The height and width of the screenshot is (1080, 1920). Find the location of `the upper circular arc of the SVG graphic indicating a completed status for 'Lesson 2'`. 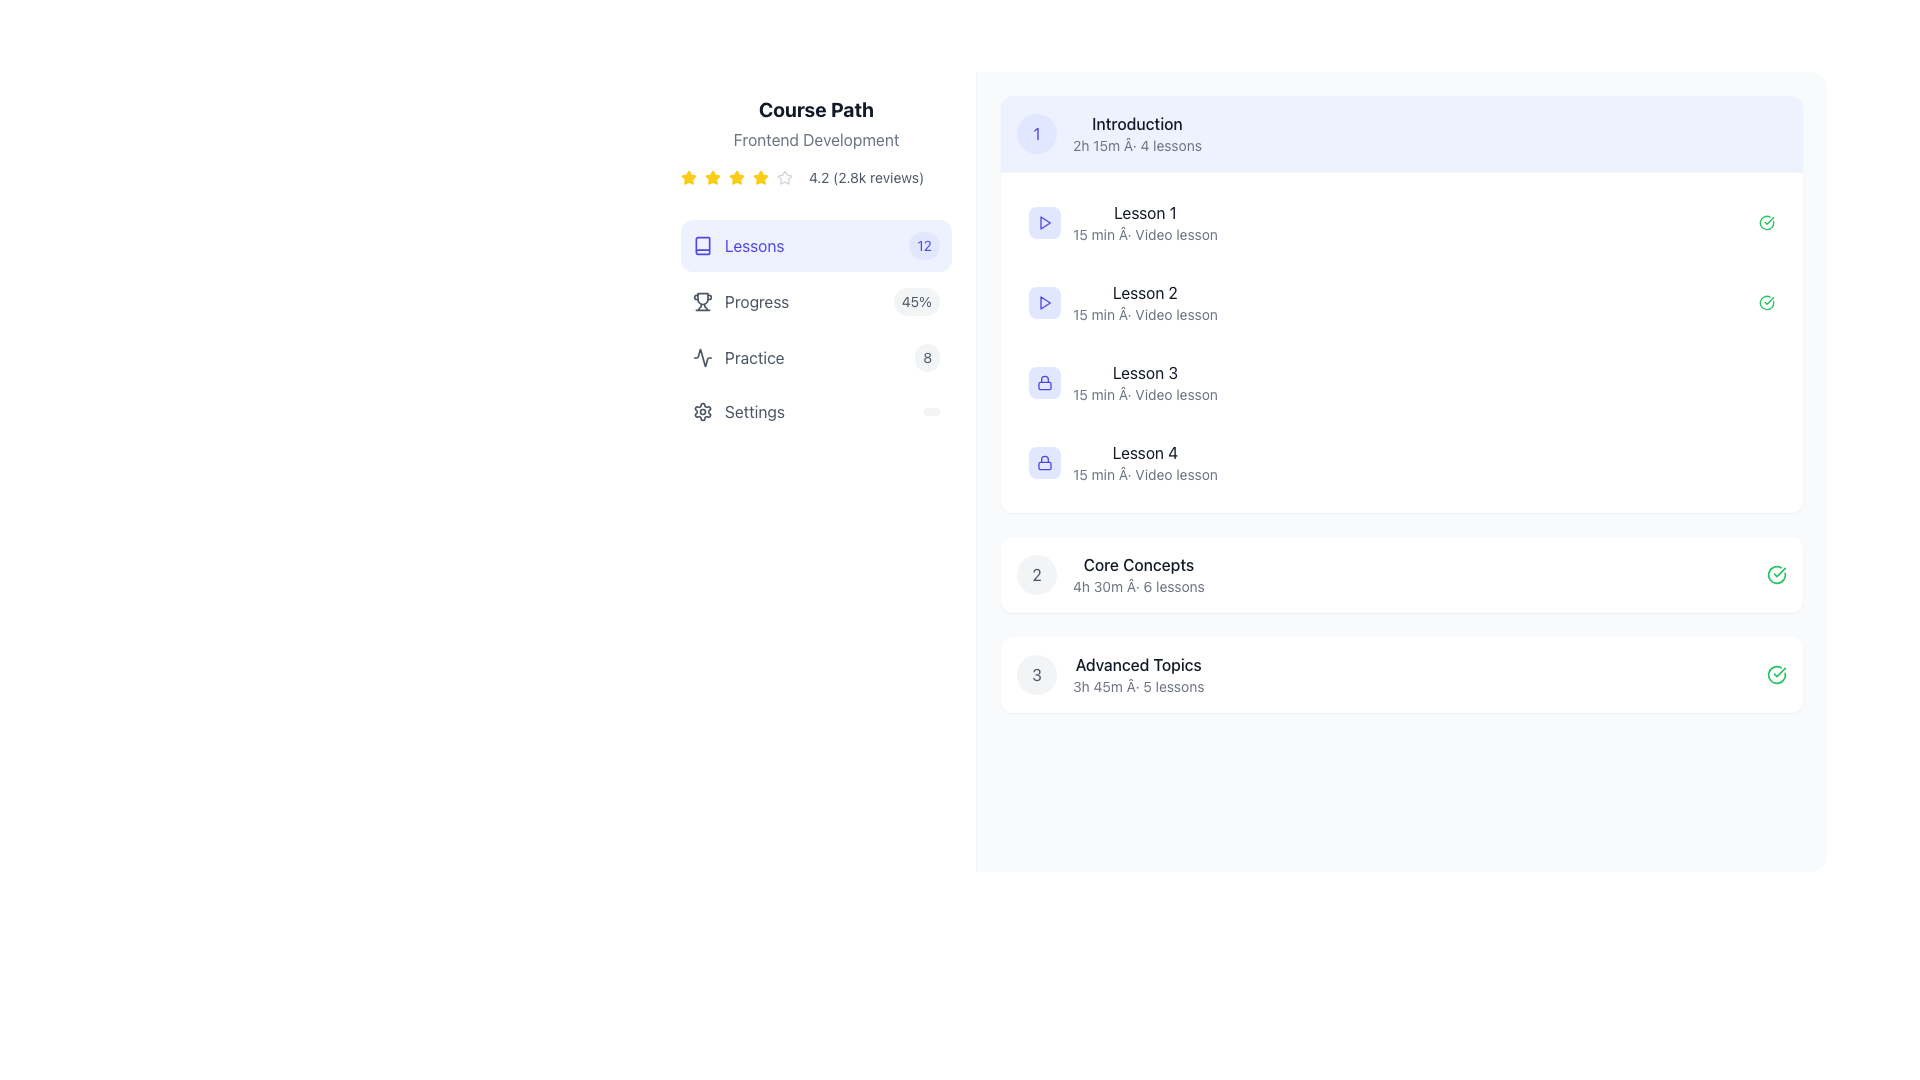

the upper circular arc of the SVG graphic indicating a completed status for 'Lesson 2' is located at coordinates (1766, 223).